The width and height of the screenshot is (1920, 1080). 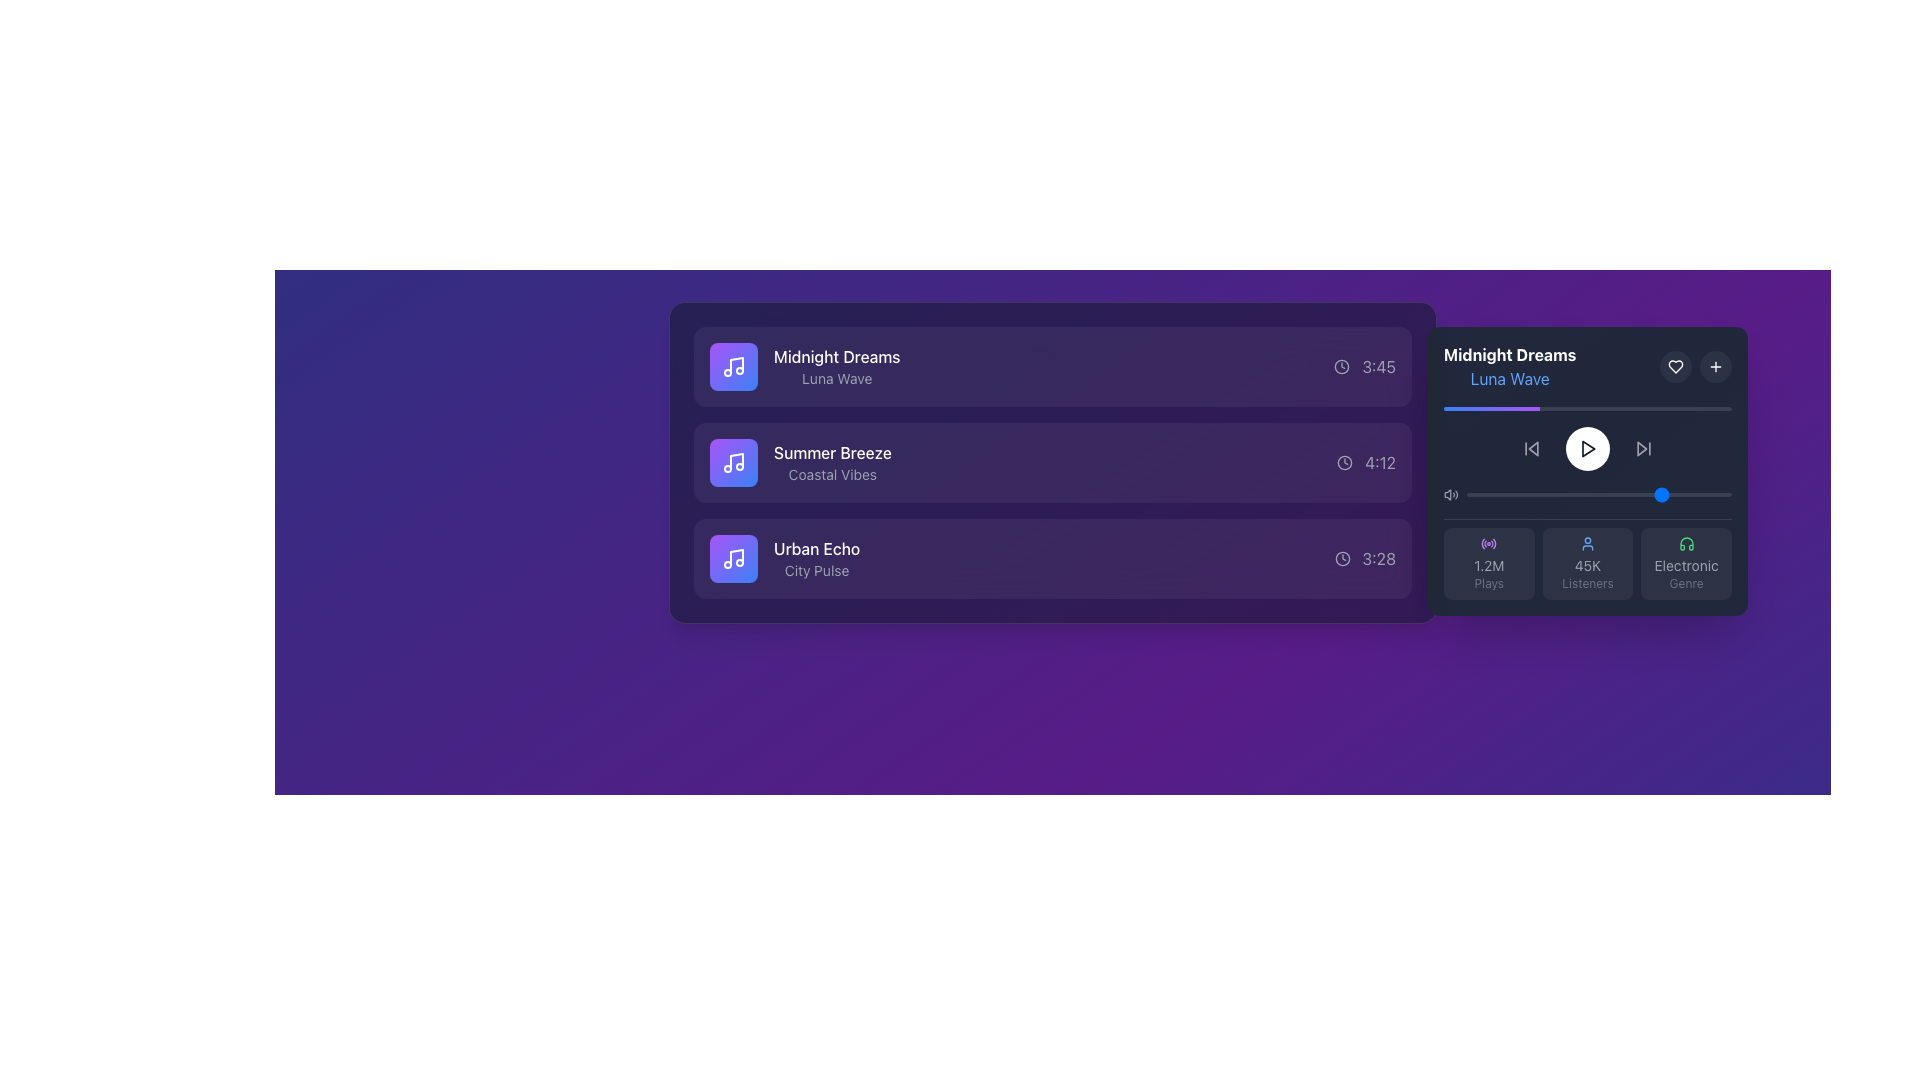 What do you see at coordinates (1489, 543) in the screenshot?
I see `the circular purple icon resembling a radio signal, located in the top-left corner of the section displaying '1.2M Plays'` at bounding box center [1489, 543].